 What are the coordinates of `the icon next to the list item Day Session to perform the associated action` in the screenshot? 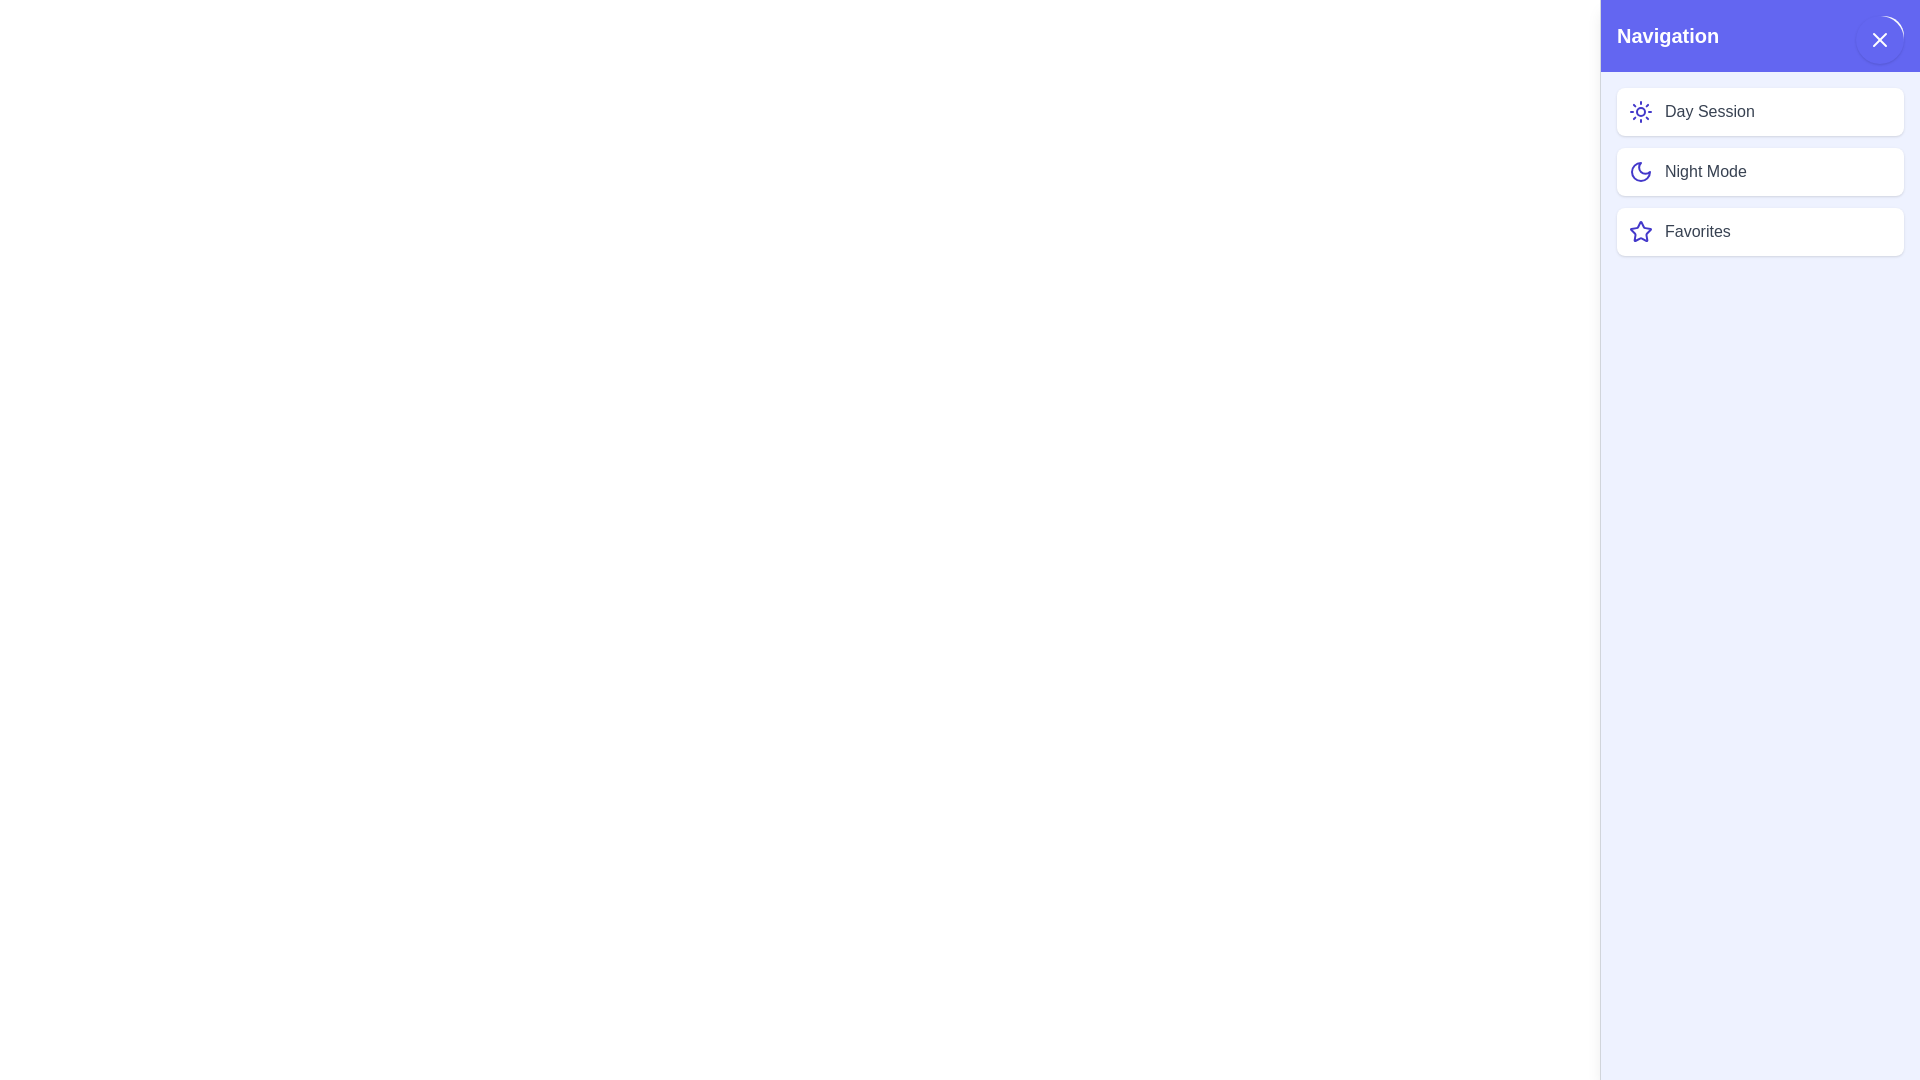 It's located at (1641, 111).